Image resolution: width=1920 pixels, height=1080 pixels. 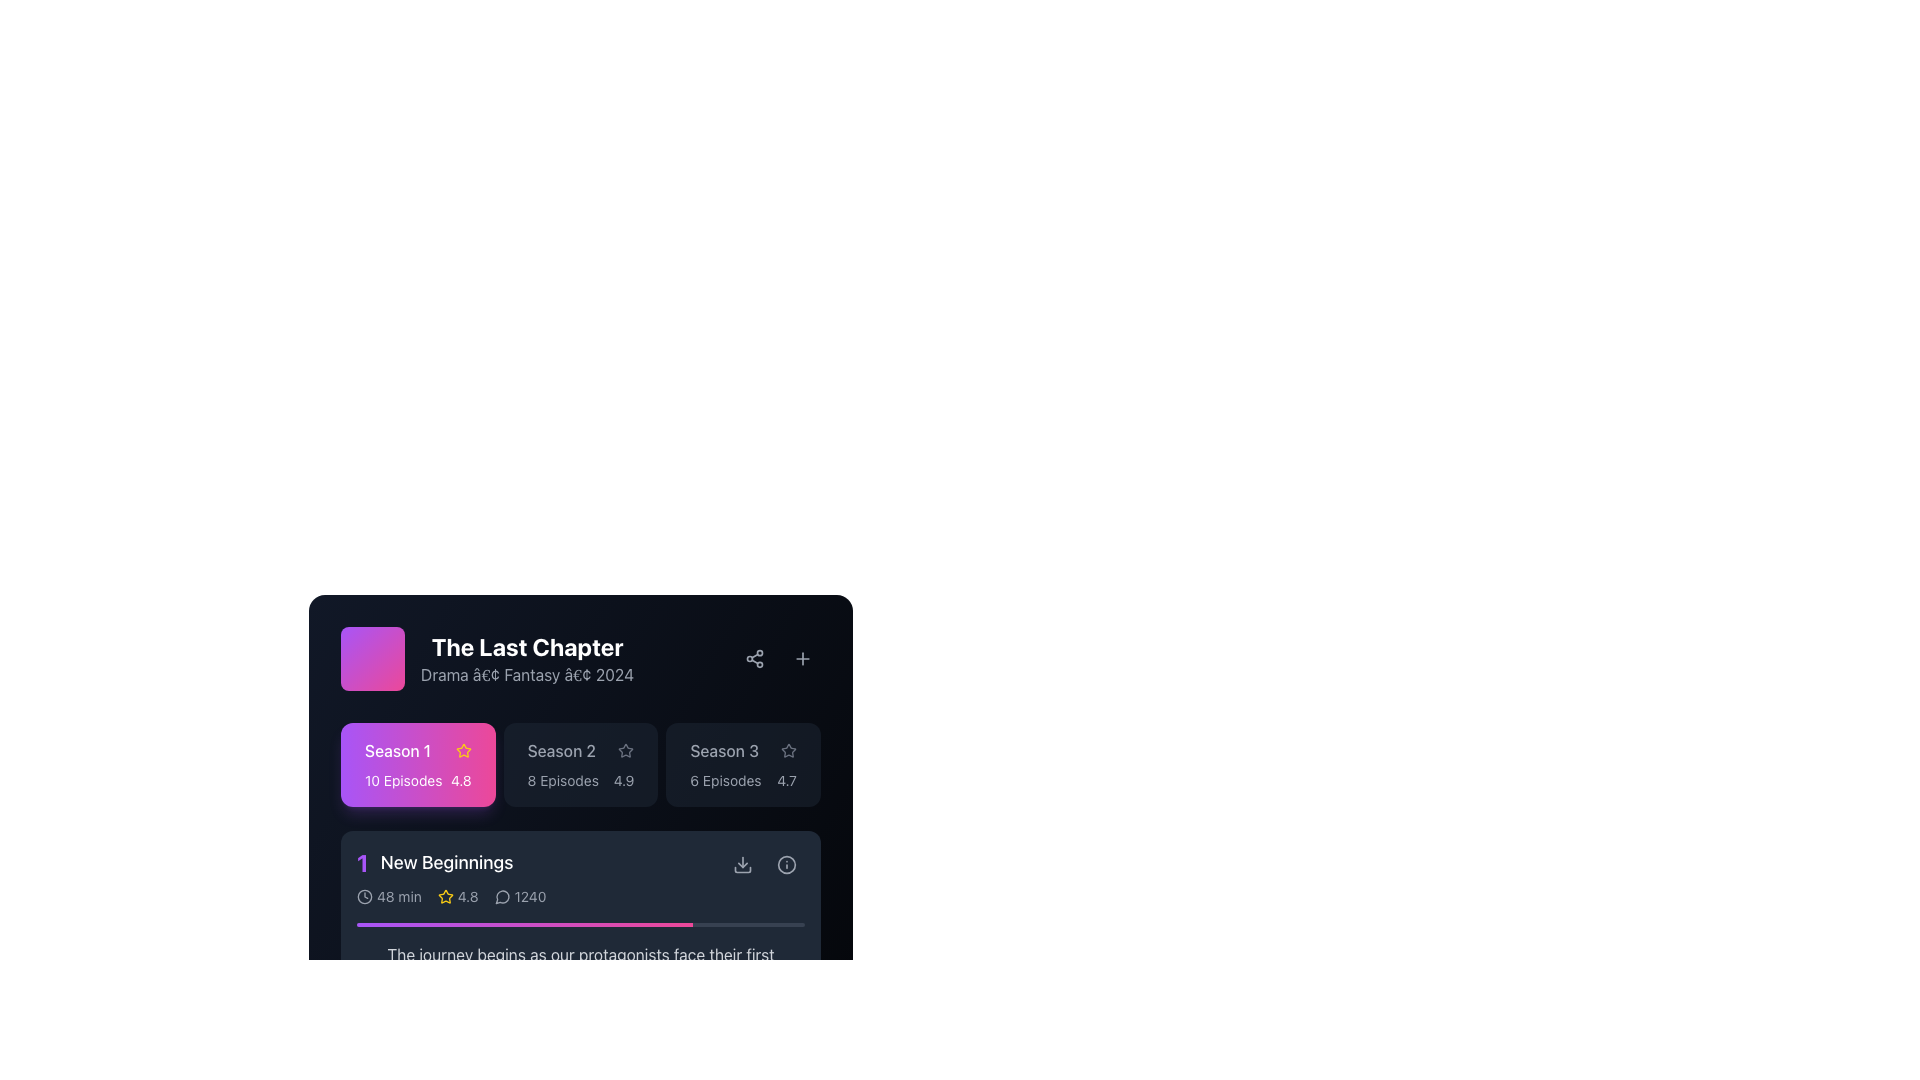 What do you see at coordinates (624, 749) in the screenshot?
I see `the gray star icon with an outline design that serves as a rating or favorite indicator, located adjacent to the 'Season 2' label` at bounding box center [624, 749].